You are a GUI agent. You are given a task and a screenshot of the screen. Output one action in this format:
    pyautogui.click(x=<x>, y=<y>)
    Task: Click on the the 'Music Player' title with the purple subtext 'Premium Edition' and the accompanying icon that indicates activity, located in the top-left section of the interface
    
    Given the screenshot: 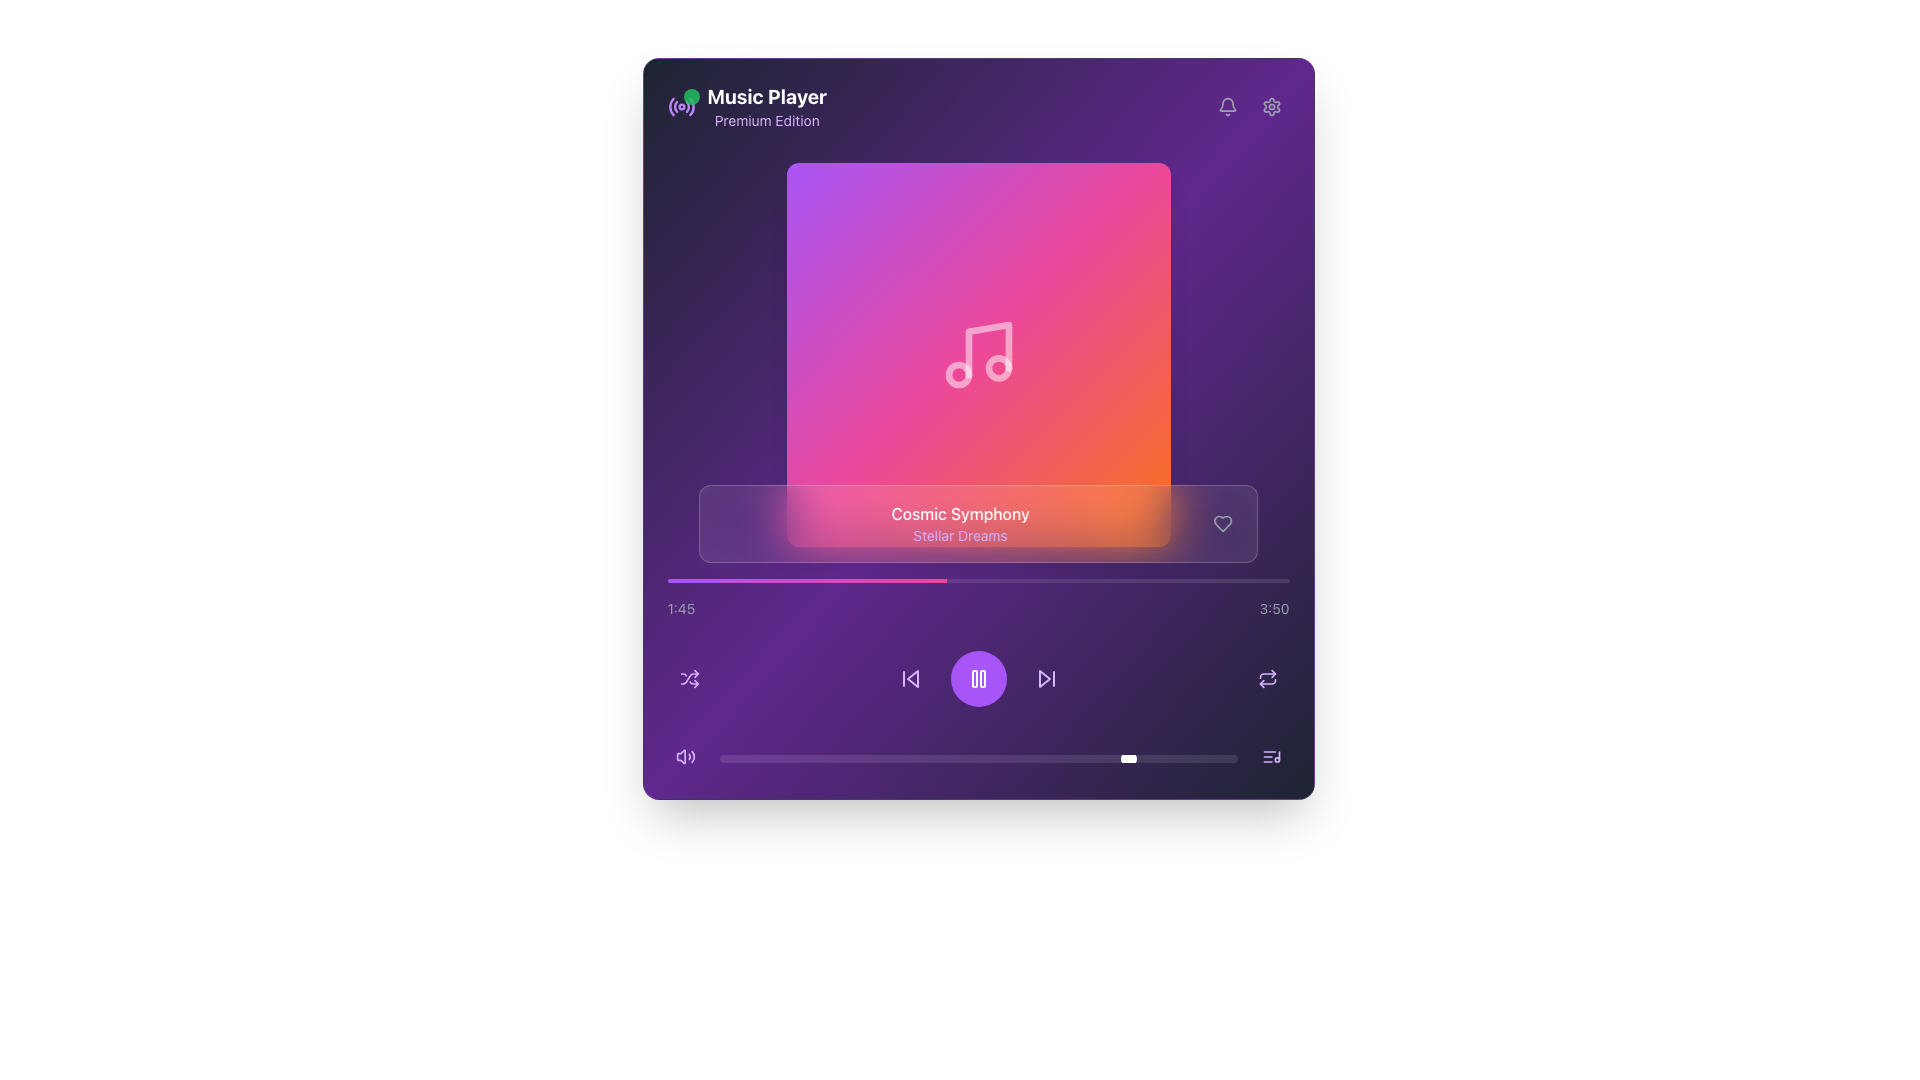 What is the action you would take?
    pyautogui.click(x=746, y=107)
    